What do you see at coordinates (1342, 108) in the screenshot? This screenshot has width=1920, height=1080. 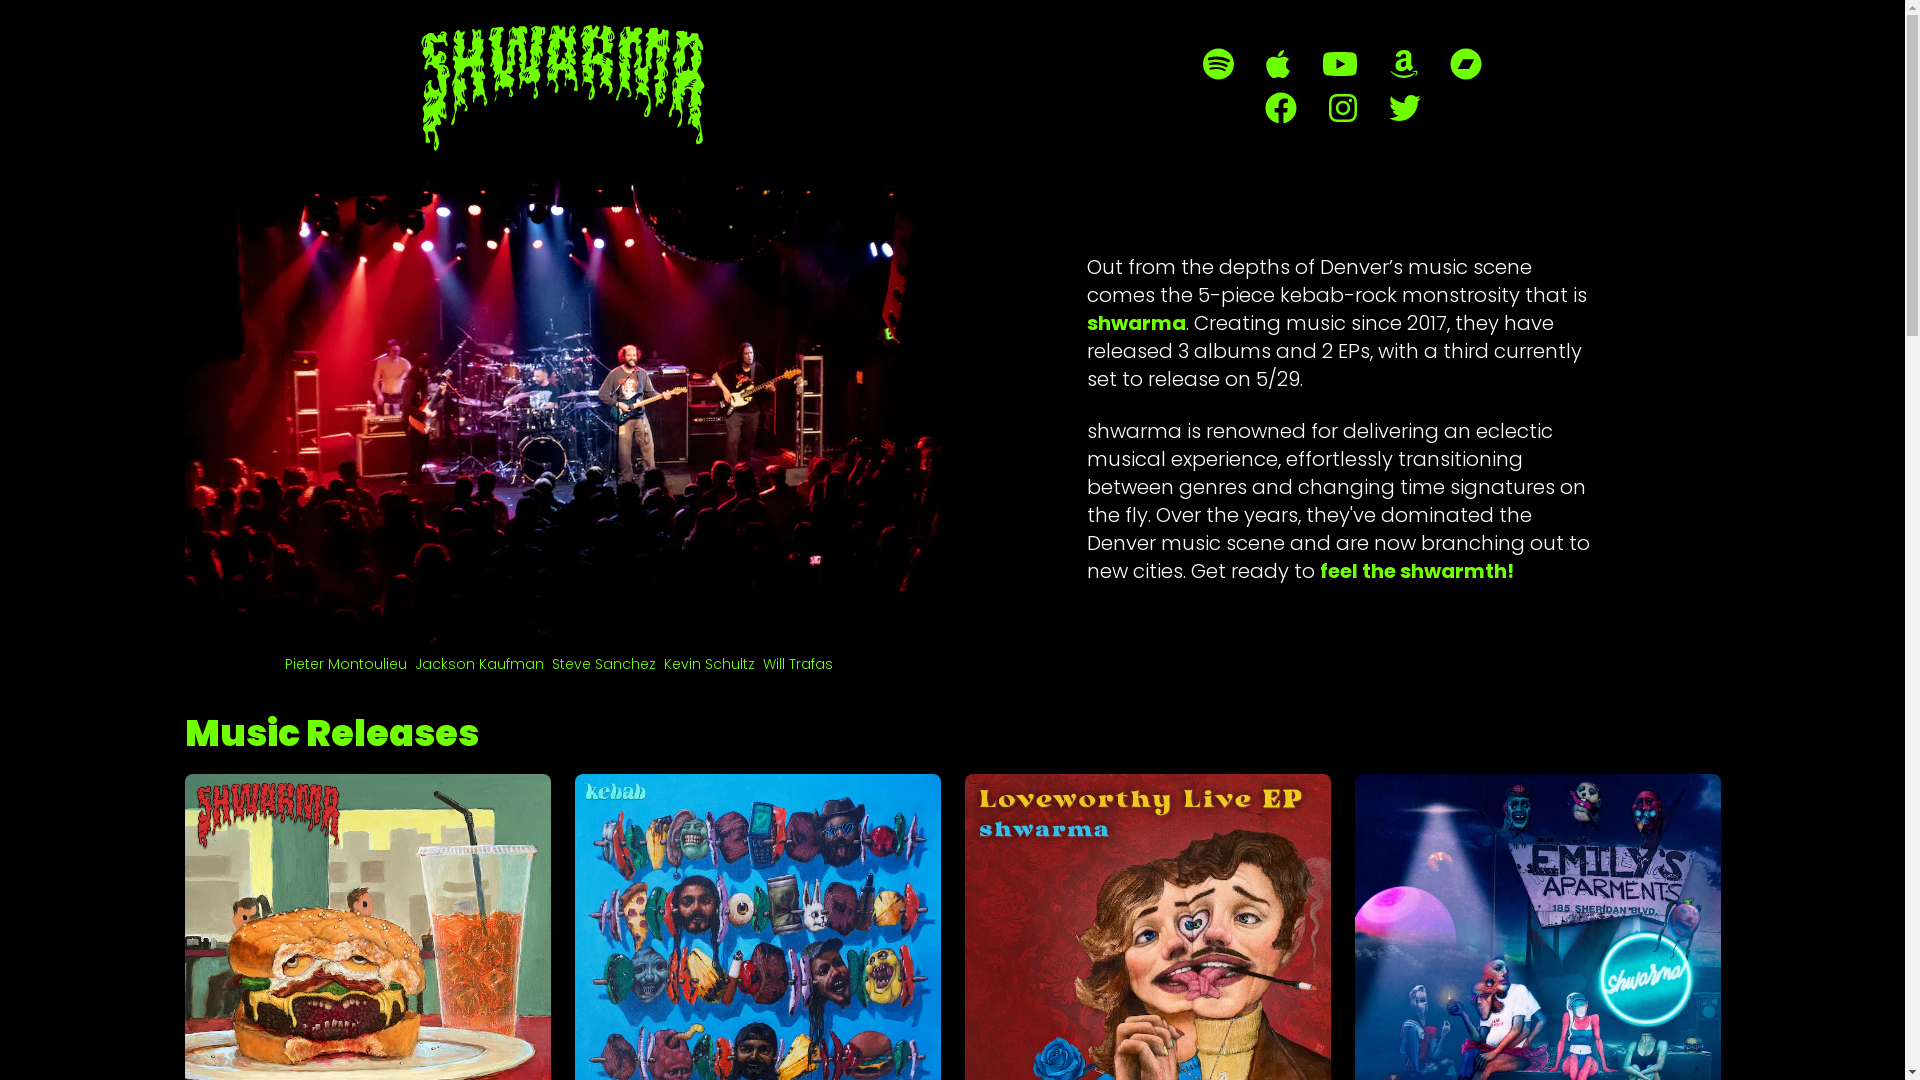 I see `'Instagram'` at bounding box center [1342, 108].